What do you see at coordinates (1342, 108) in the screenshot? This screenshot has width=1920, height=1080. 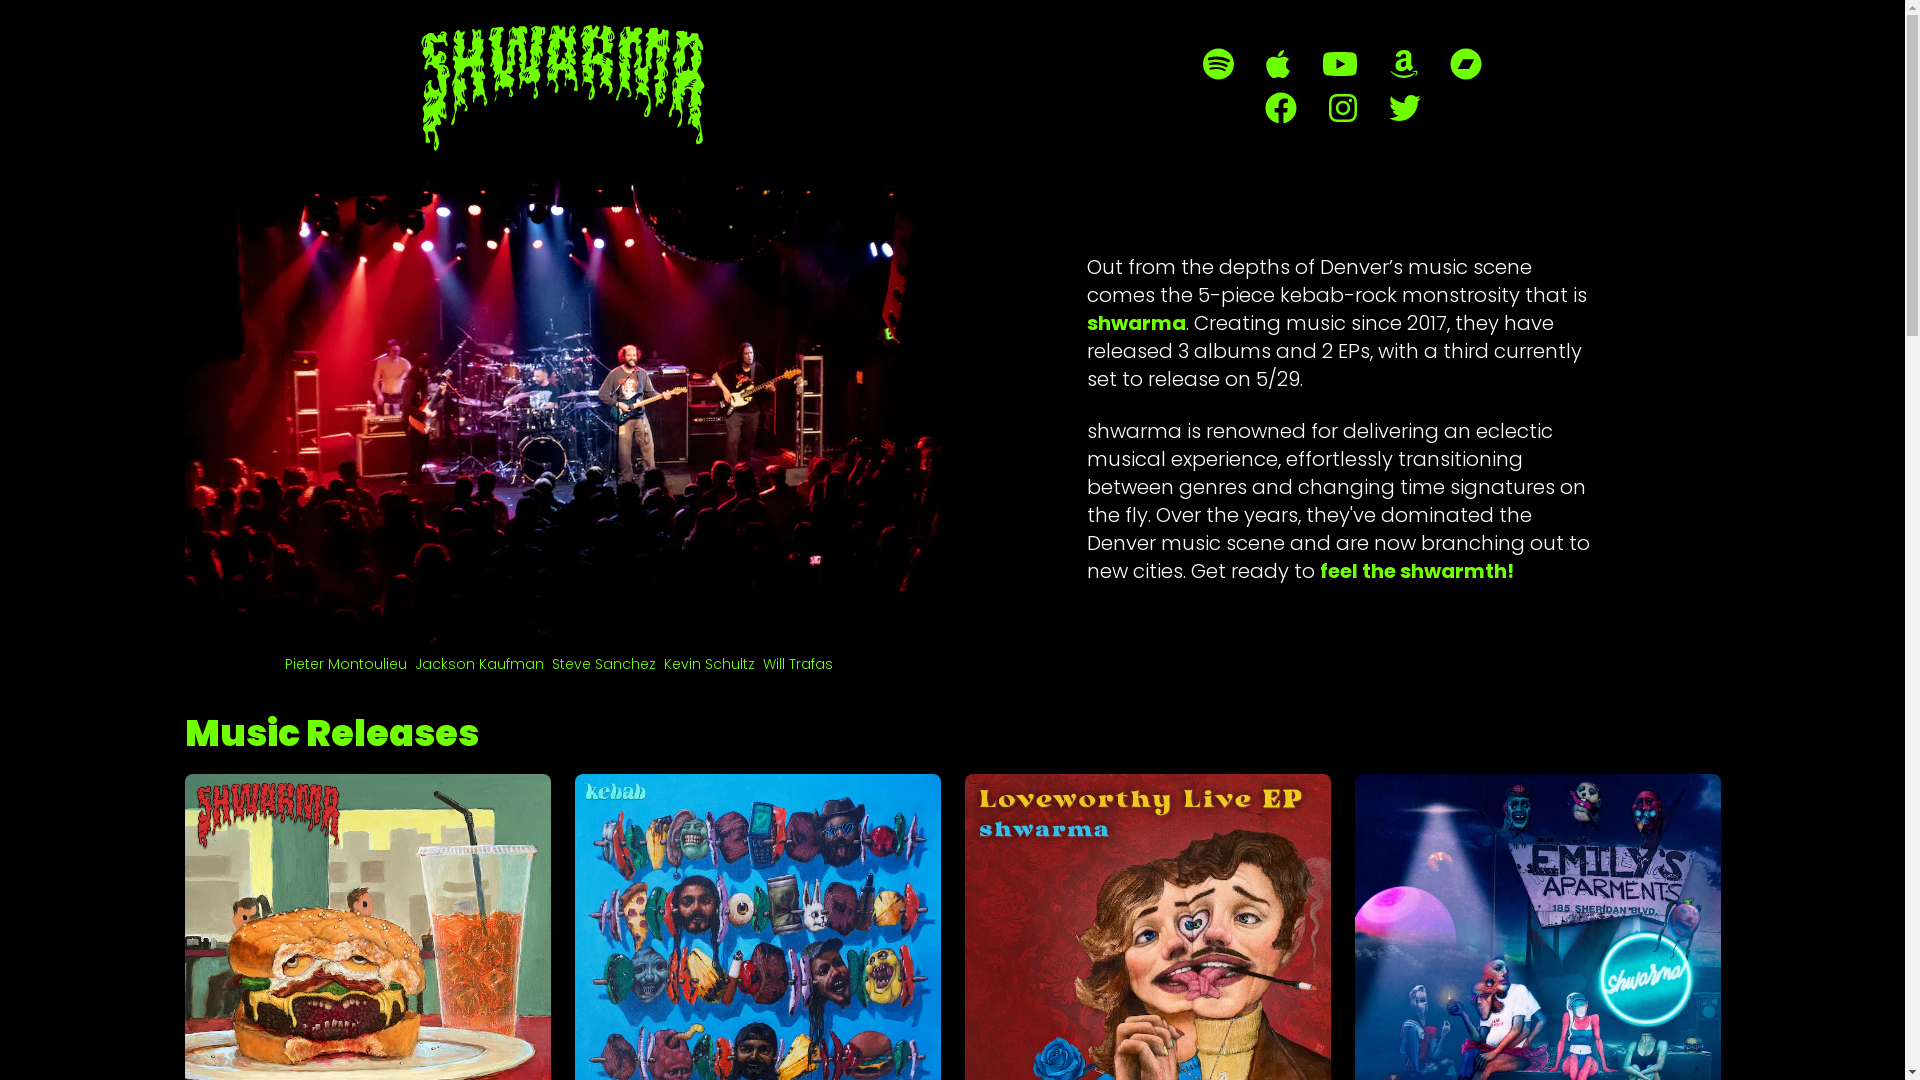 I see `'Instagram'` at bounding box center [1342, 108].